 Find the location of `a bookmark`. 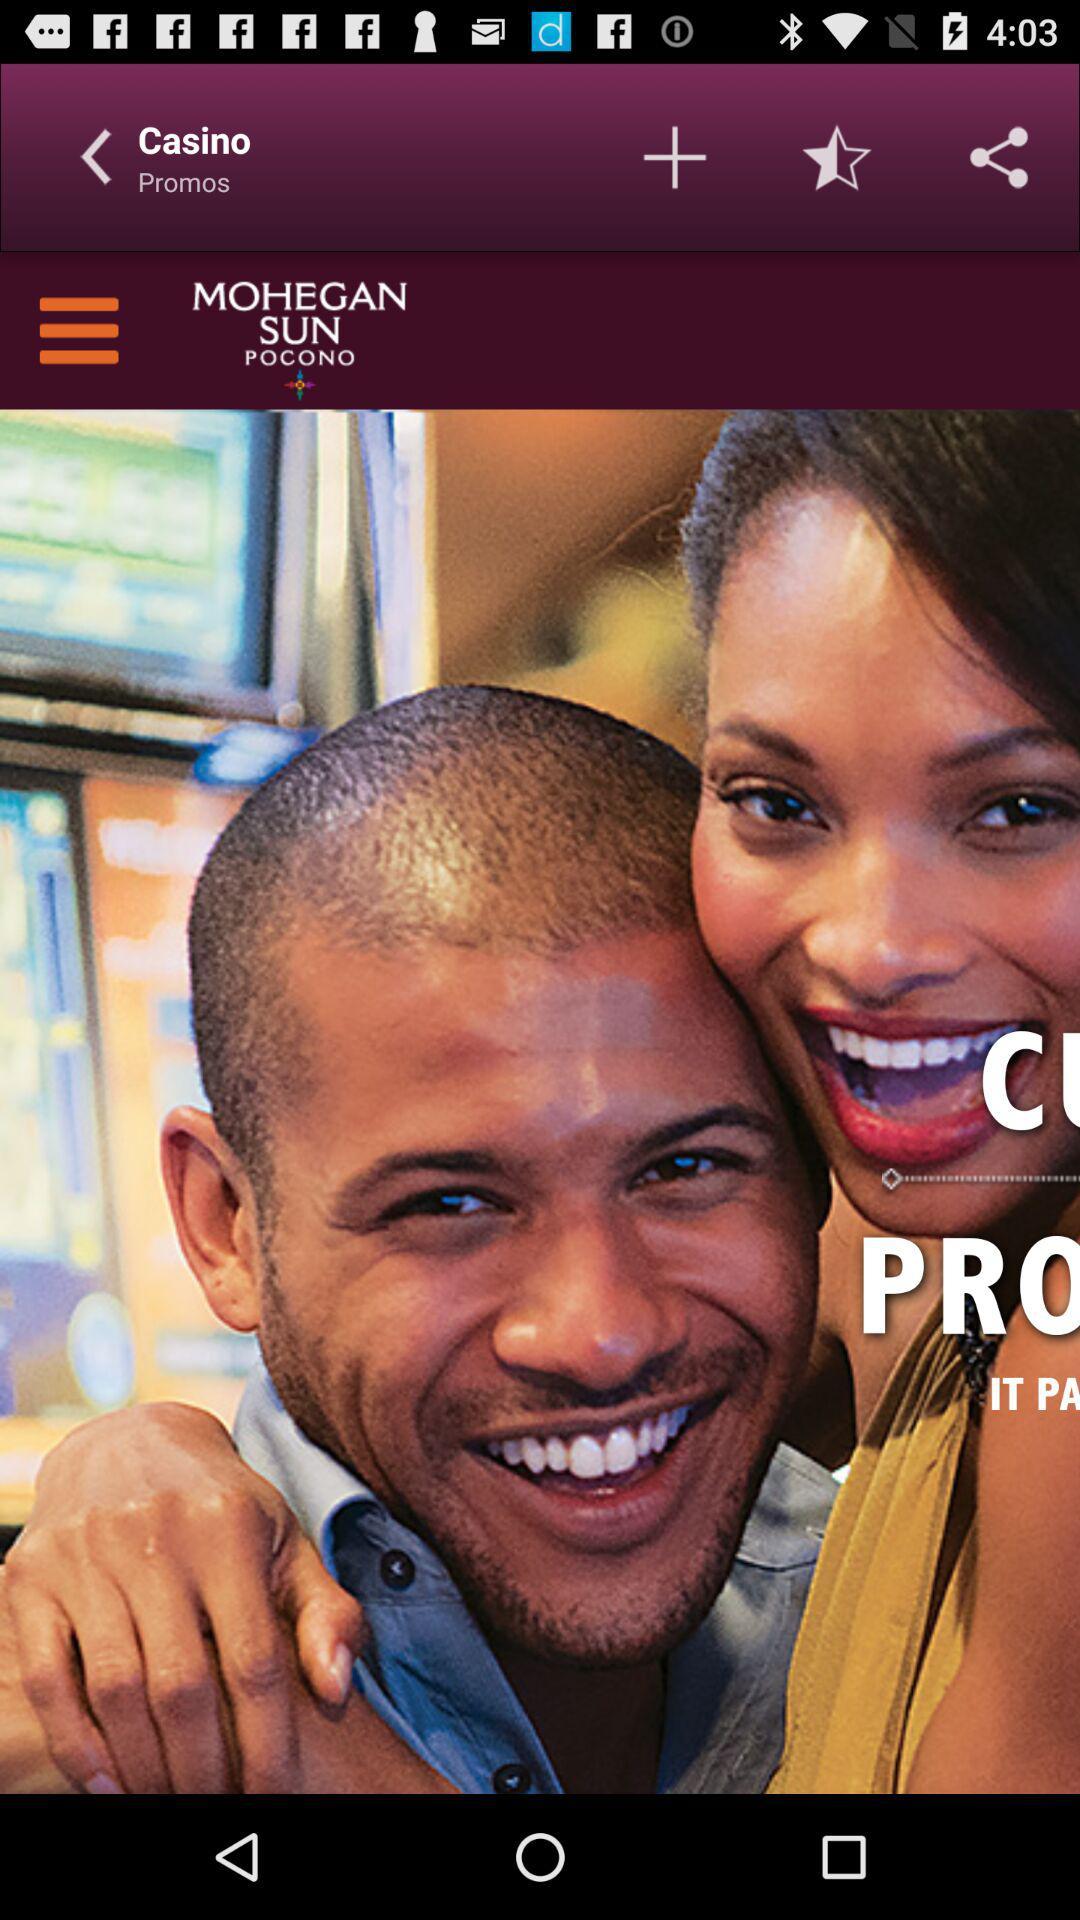

a bookmark is located at coordinates (675, 156).